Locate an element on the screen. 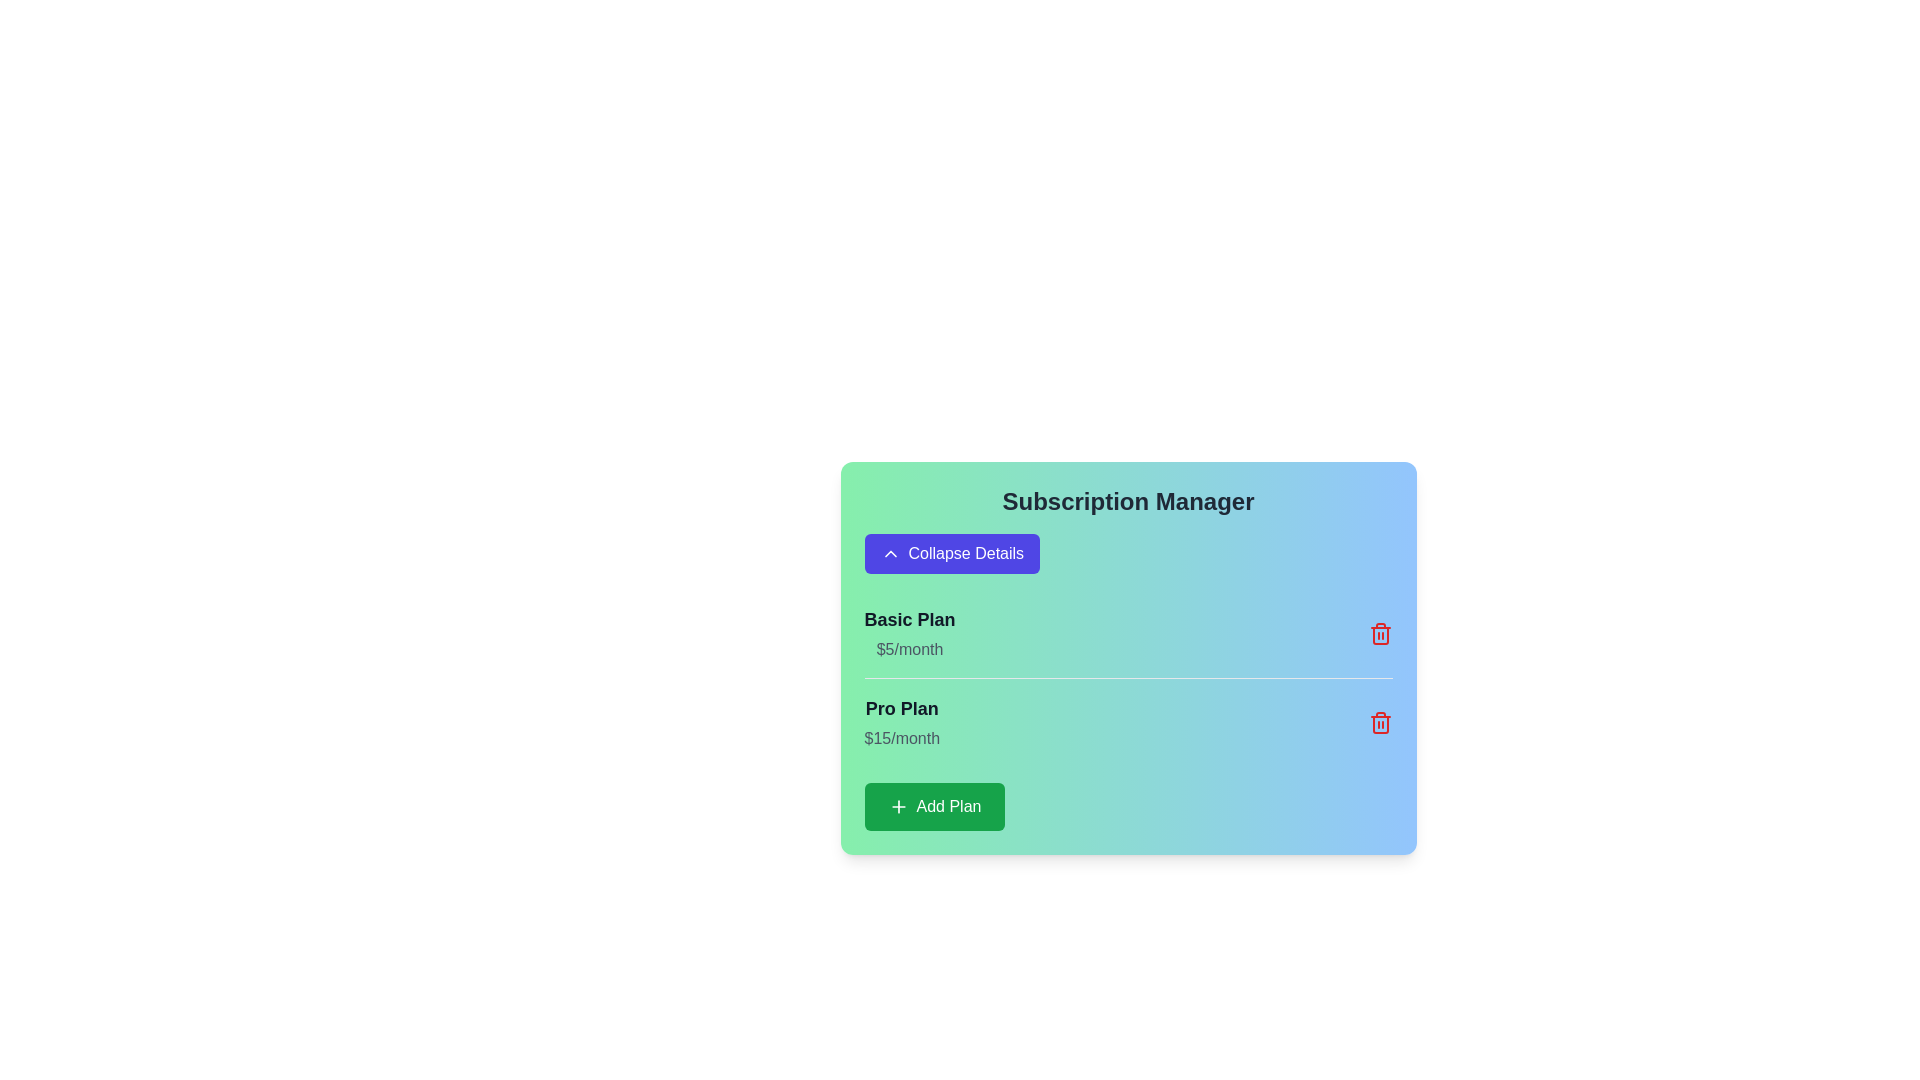  the text label showing the amount '$5/month' in gray color, located below the 'Basic Plan' title in the subscription section is located at coordinates (909, 650).